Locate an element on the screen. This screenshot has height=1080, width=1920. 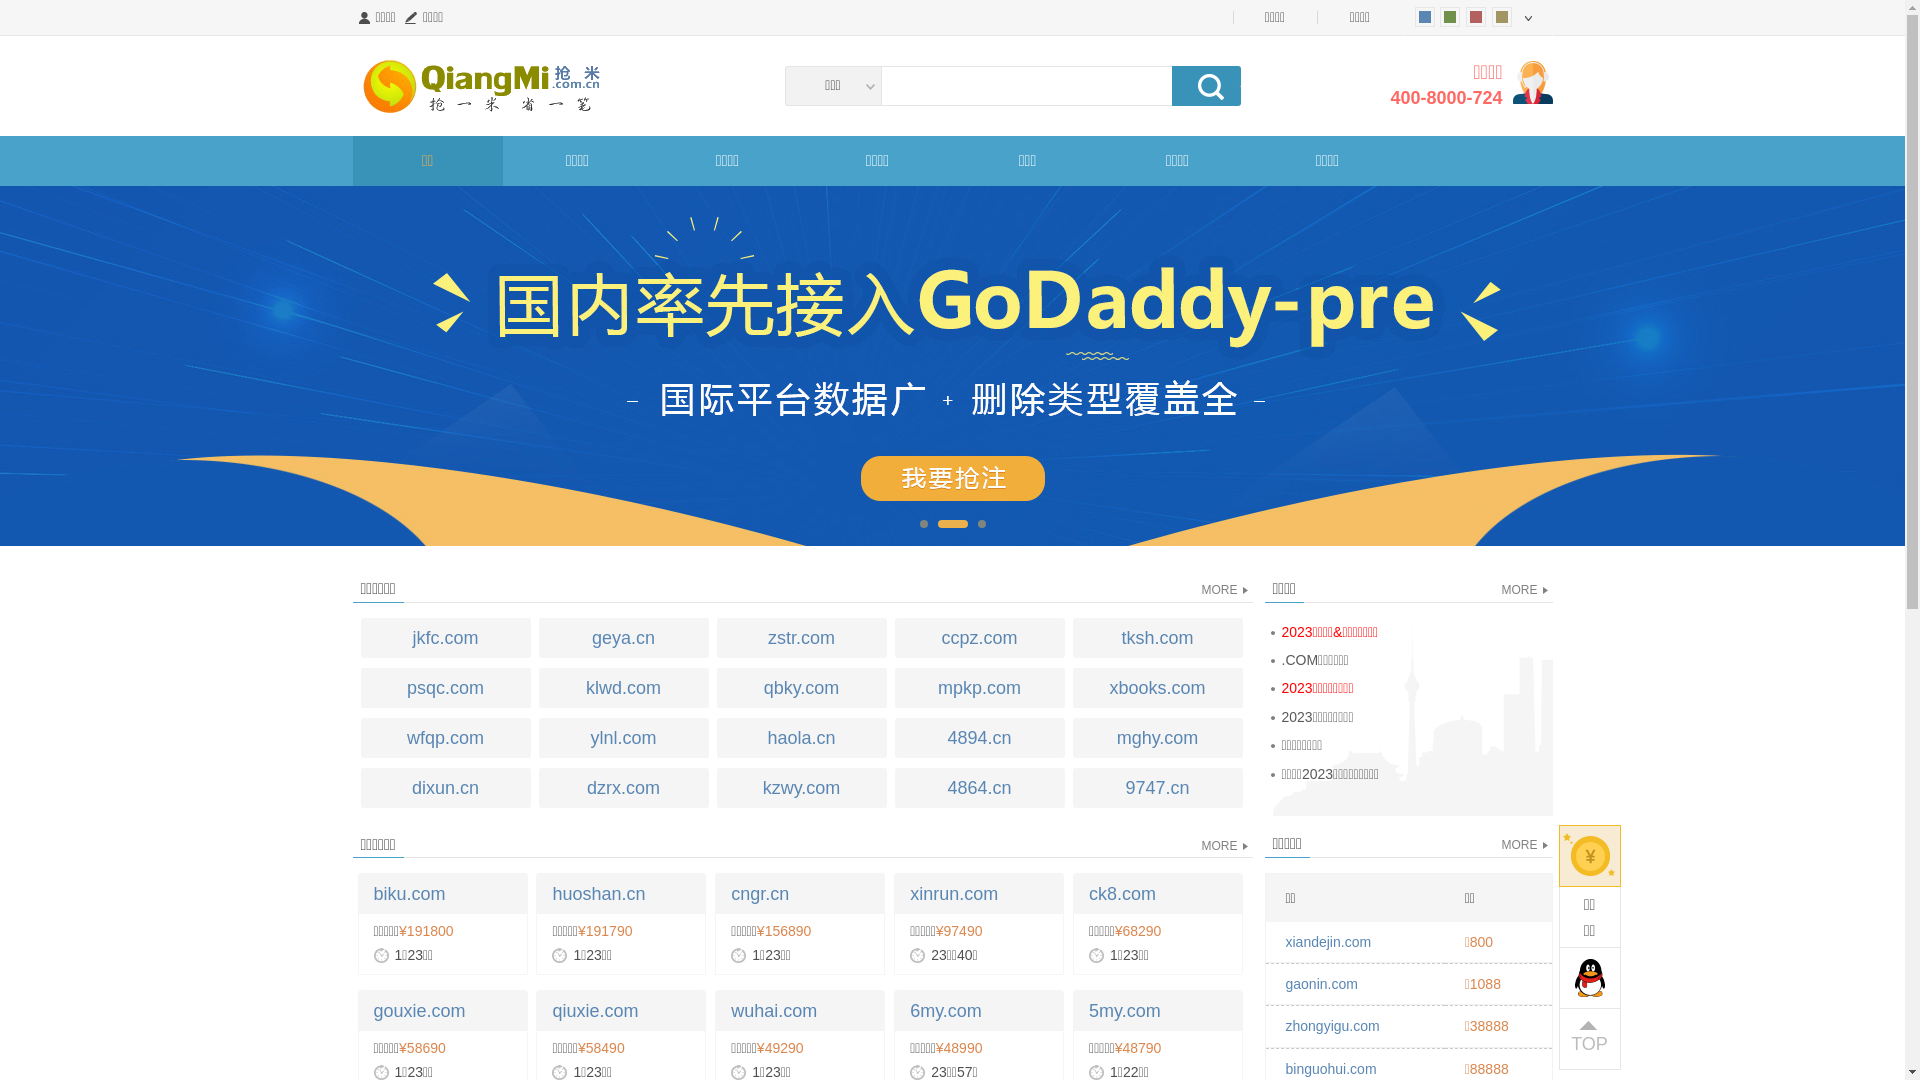
'xbooks.com' is located at coordinates (1156, 686).